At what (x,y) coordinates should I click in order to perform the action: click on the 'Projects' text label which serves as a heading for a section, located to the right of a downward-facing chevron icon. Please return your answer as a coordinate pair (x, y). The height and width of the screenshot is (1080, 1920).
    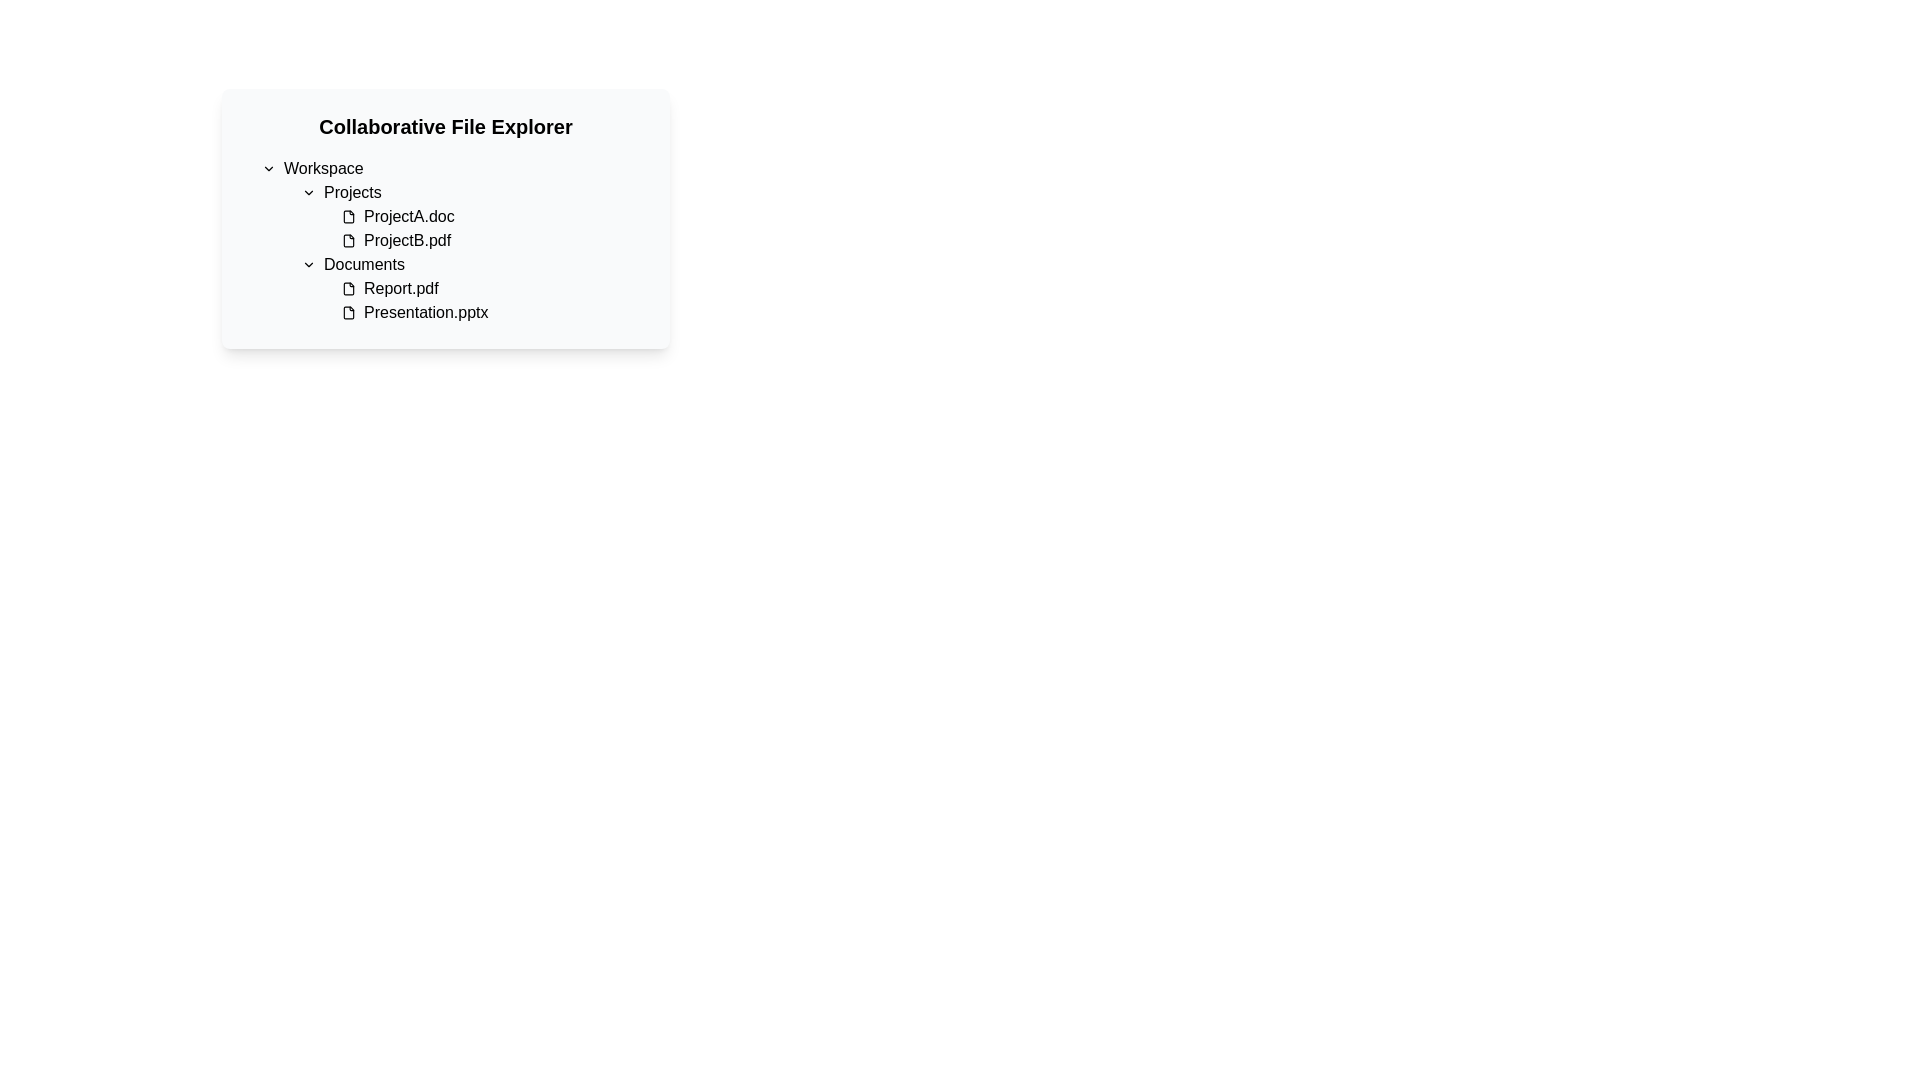
    Looking at the image, I should click on (352, 192).